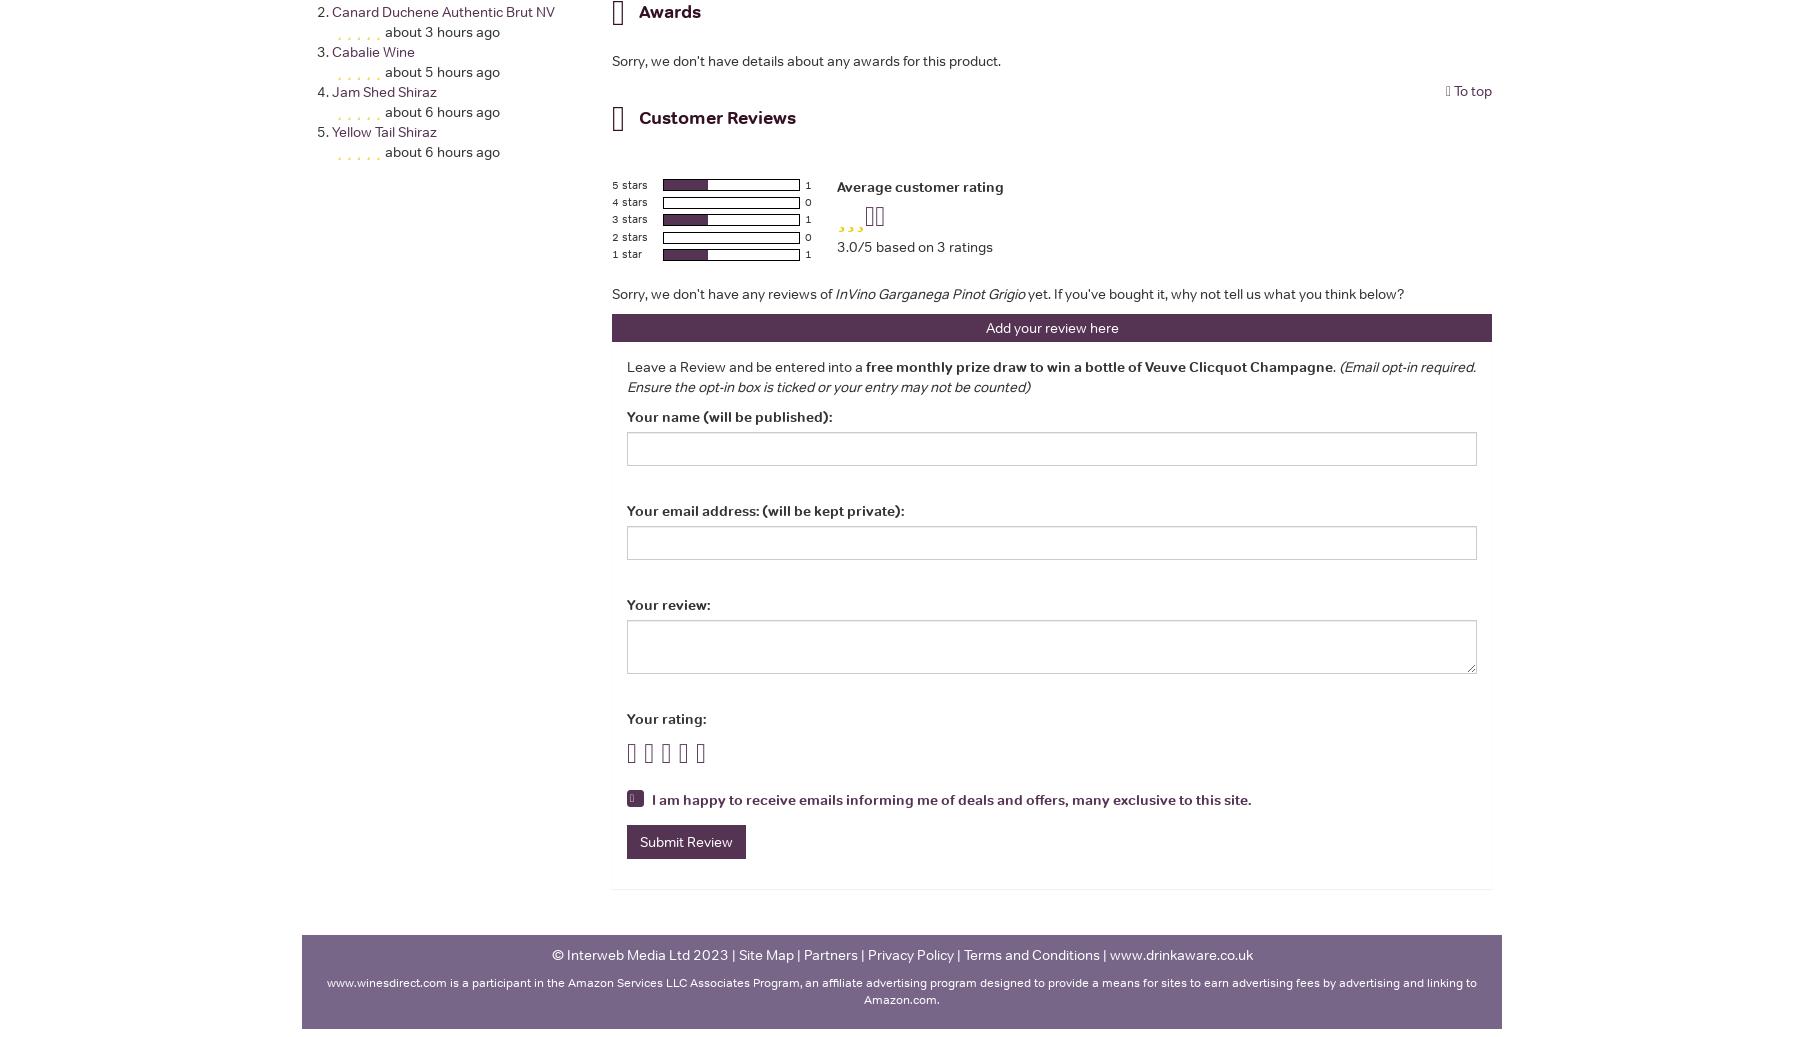  Describe the element at coordinates (628, 218) in the screenshot. I see `'3 stars'` at that location.